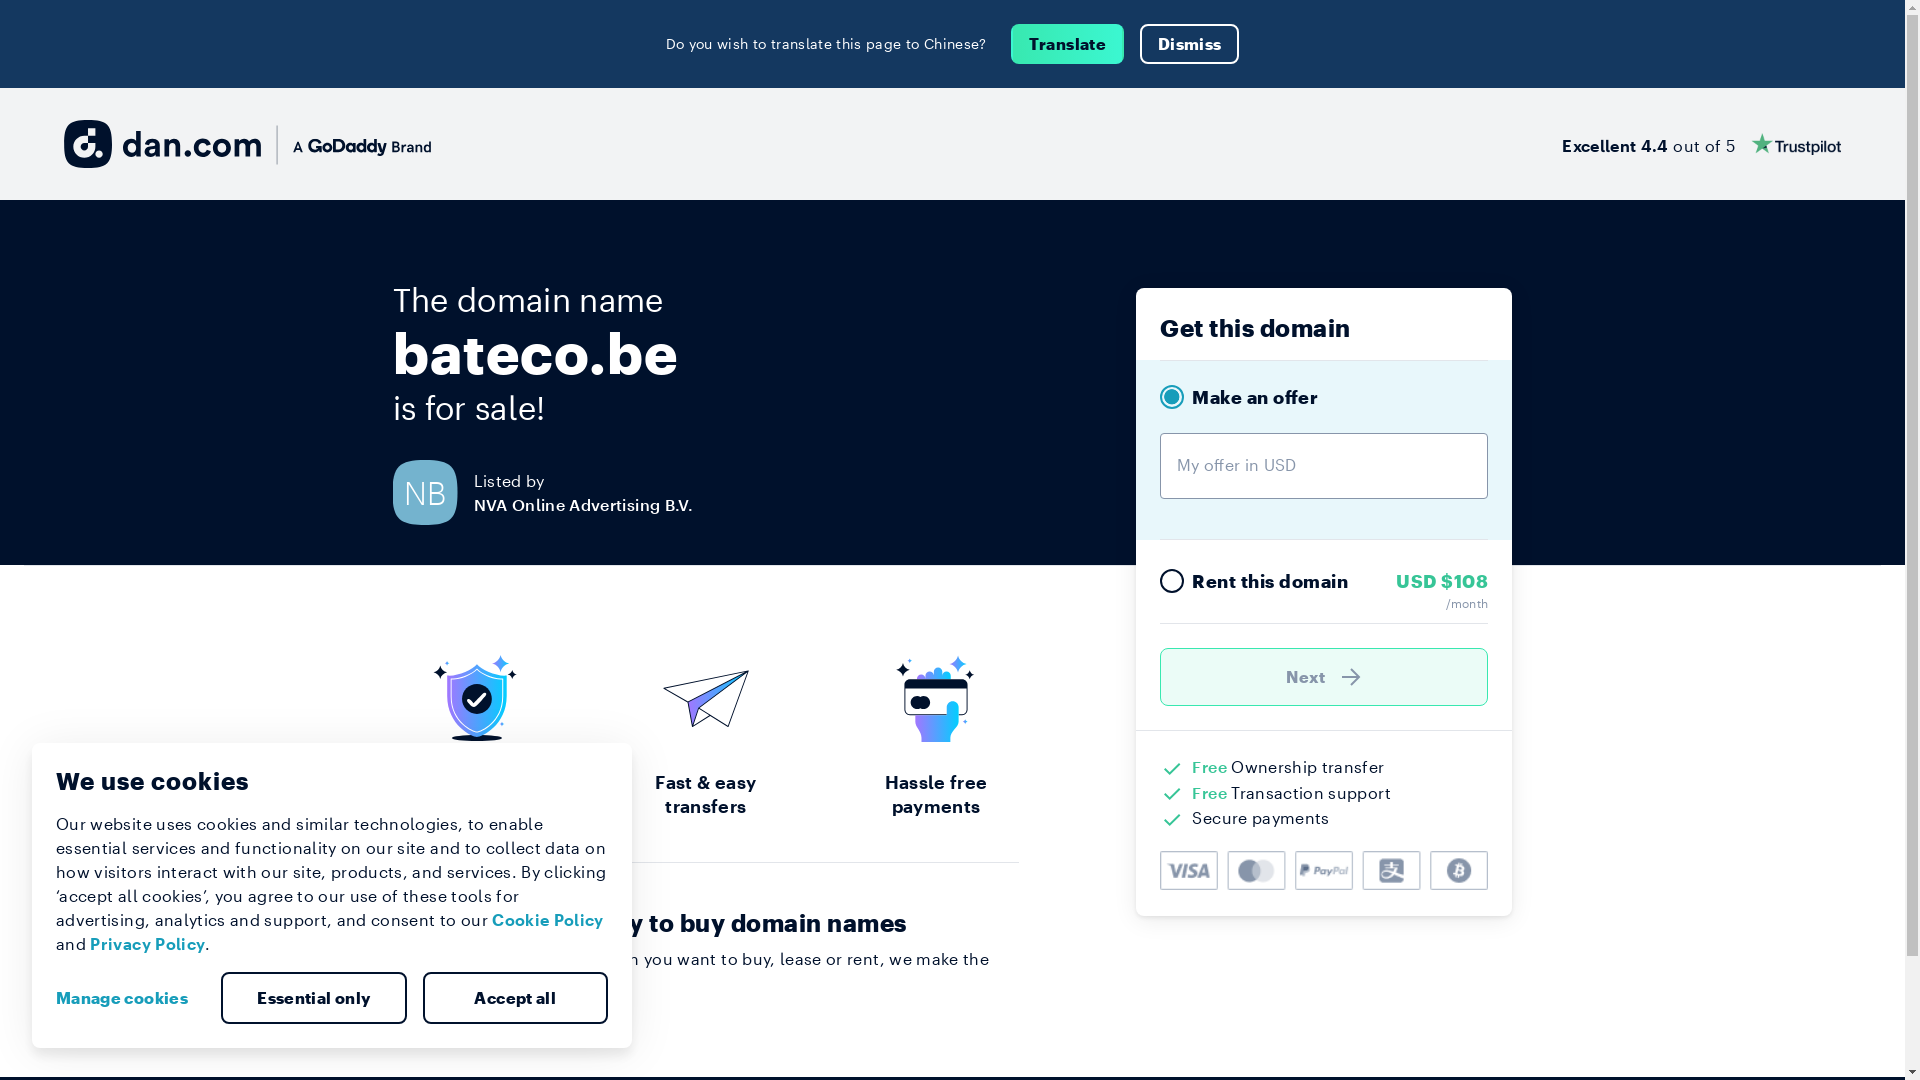 This screenshot has height=1080, width=1920. I want to click on 'Next, so click(1324, 676).